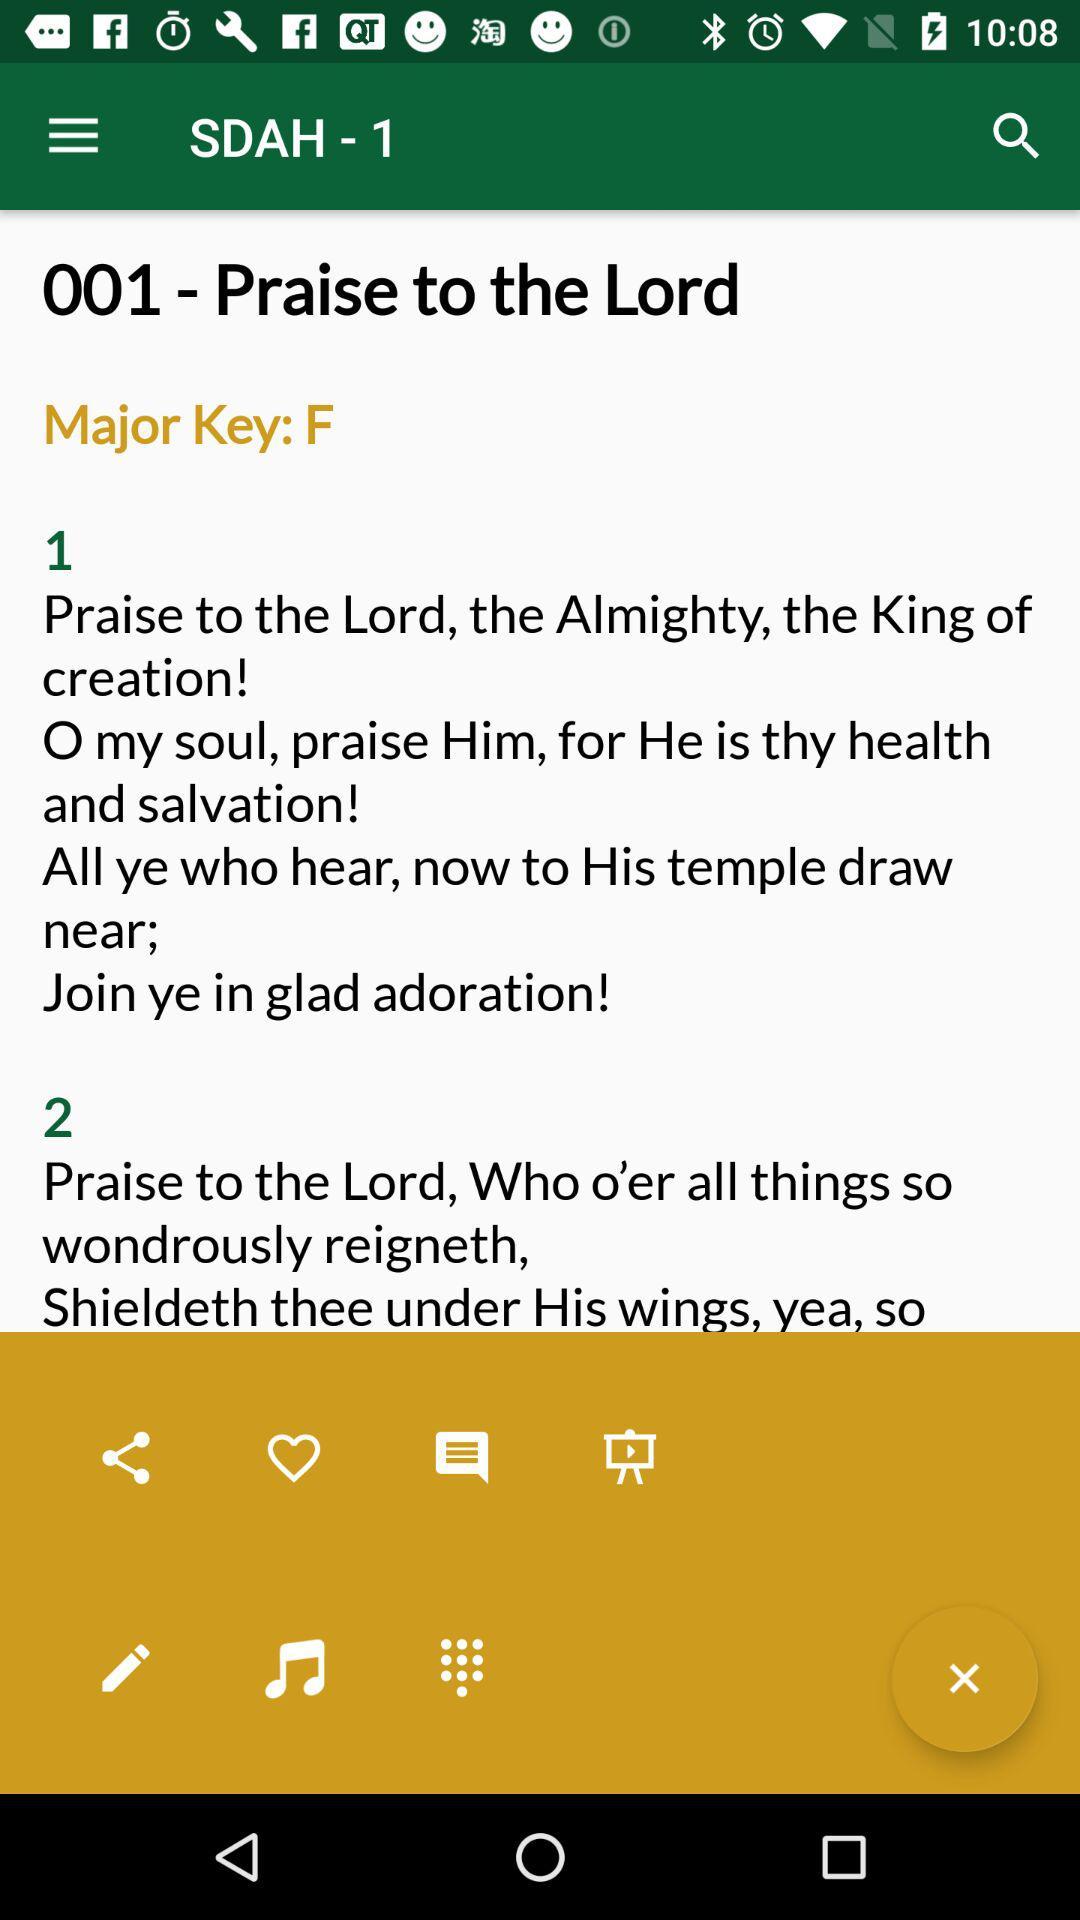 This screenshot has height=1920, width=1080. Describe the element at coordinates (628, 1458) in the screenshot. I see `storage option` at that location.